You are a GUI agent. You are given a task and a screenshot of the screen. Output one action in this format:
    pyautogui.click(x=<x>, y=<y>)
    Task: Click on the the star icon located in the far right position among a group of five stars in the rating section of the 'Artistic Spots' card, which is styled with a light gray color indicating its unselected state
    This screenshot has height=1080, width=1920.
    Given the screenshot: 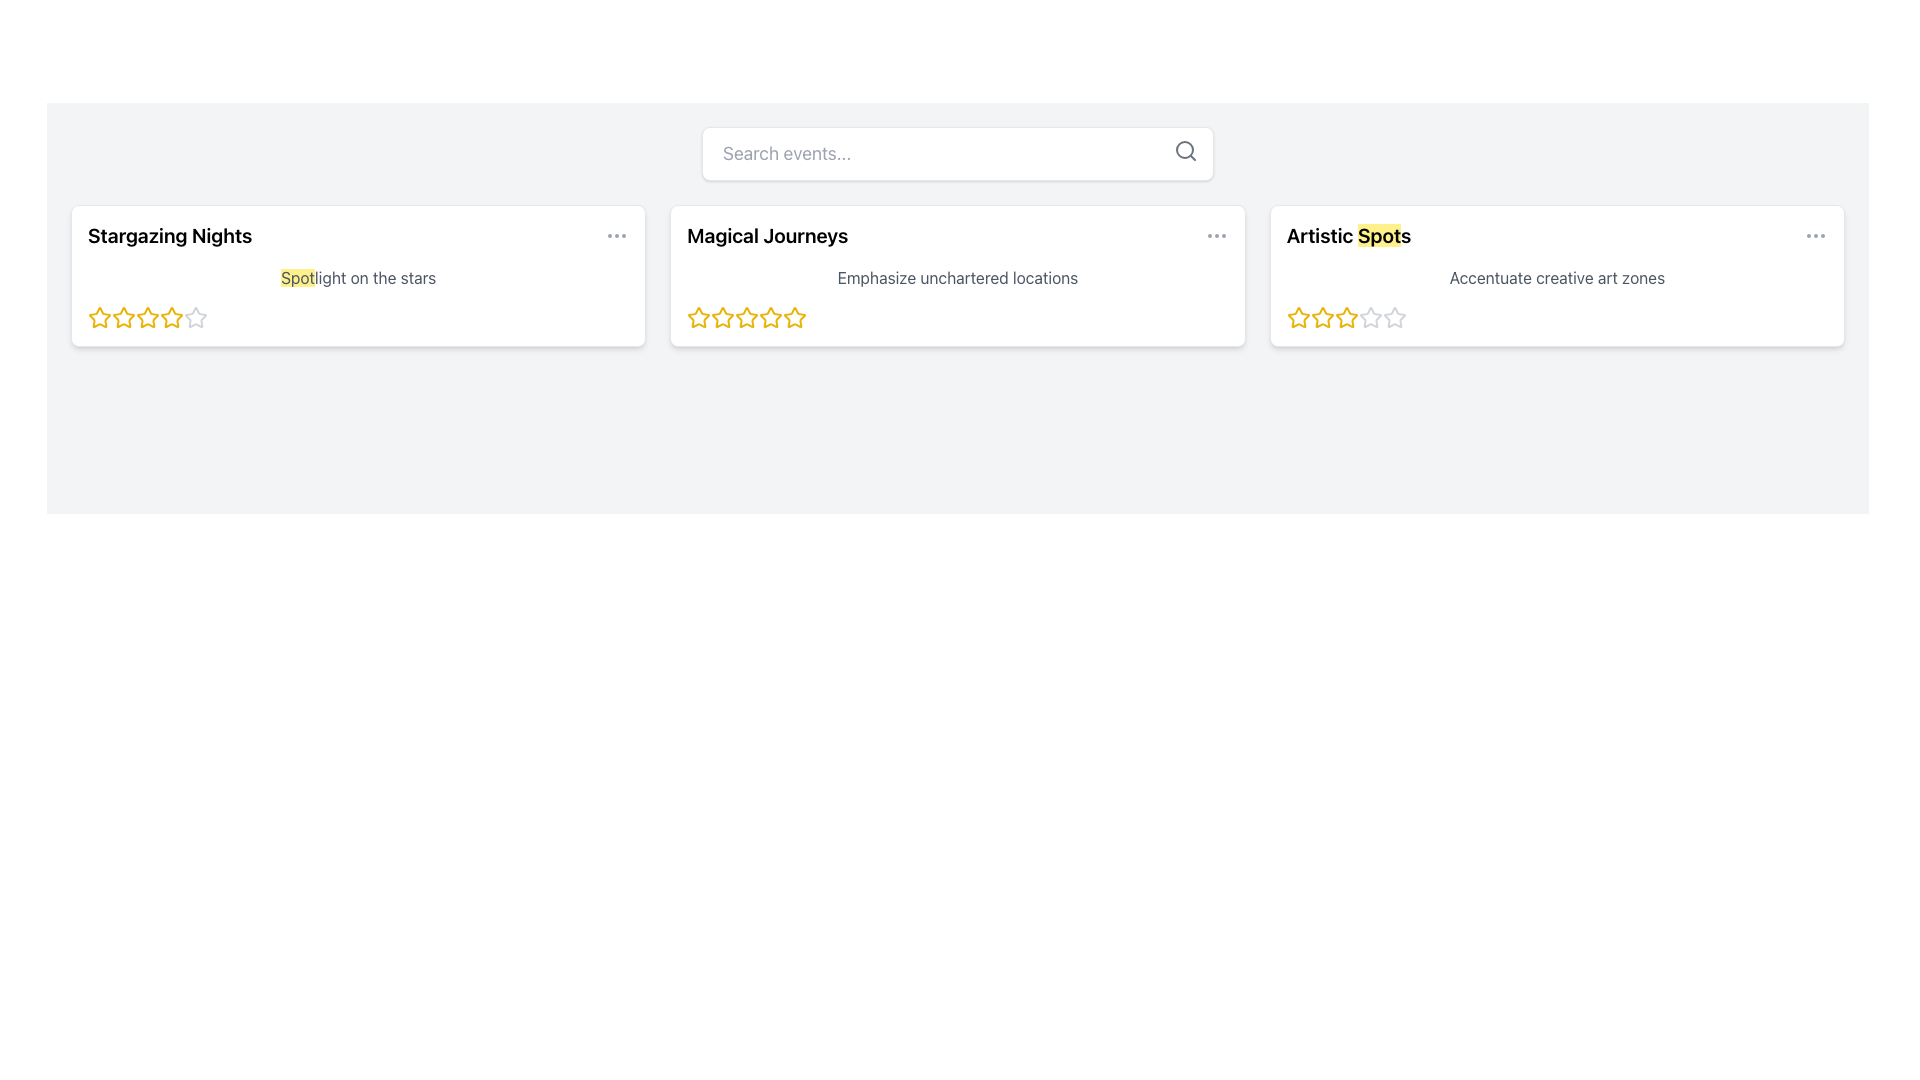 What is the action you would take?
    pyautogui.click(x=1393, y=316)
    